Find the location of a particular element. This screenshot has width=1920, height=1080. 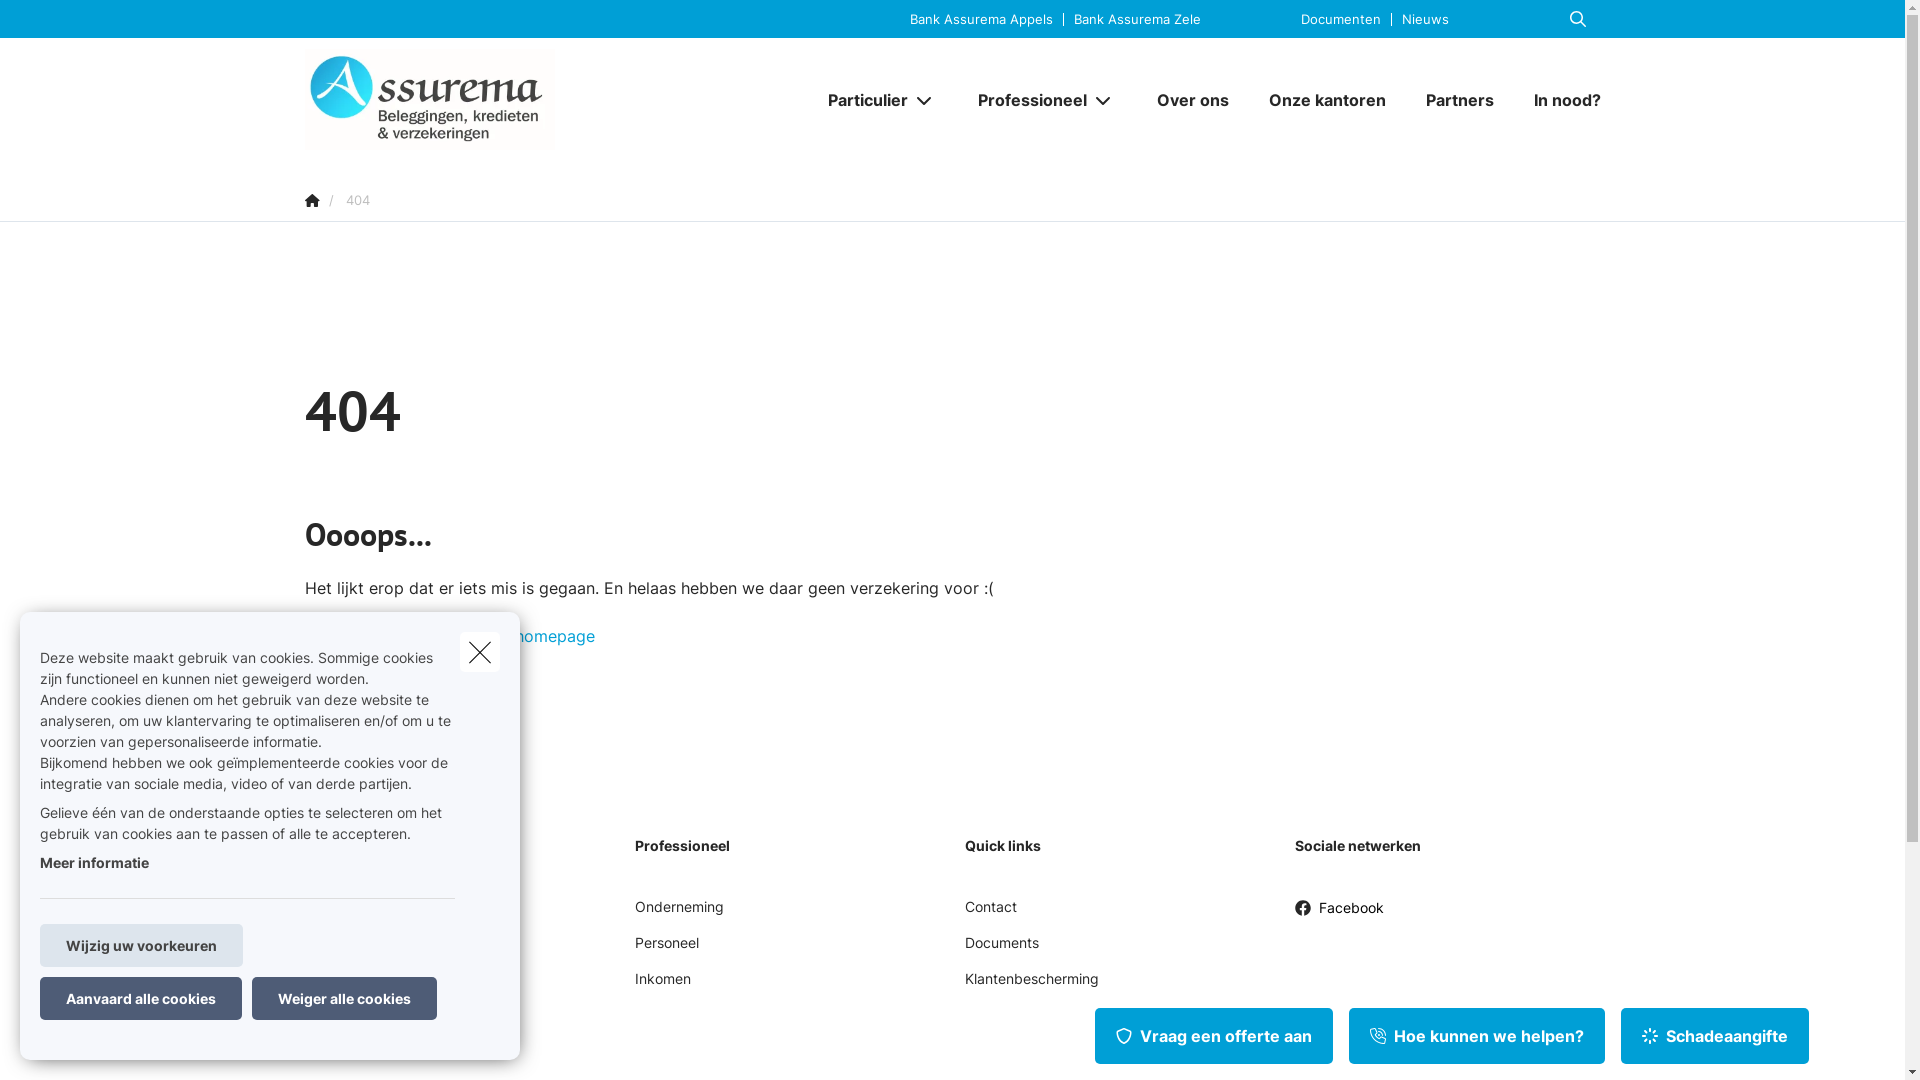

'homepage' is located at coordinates (553, 636).